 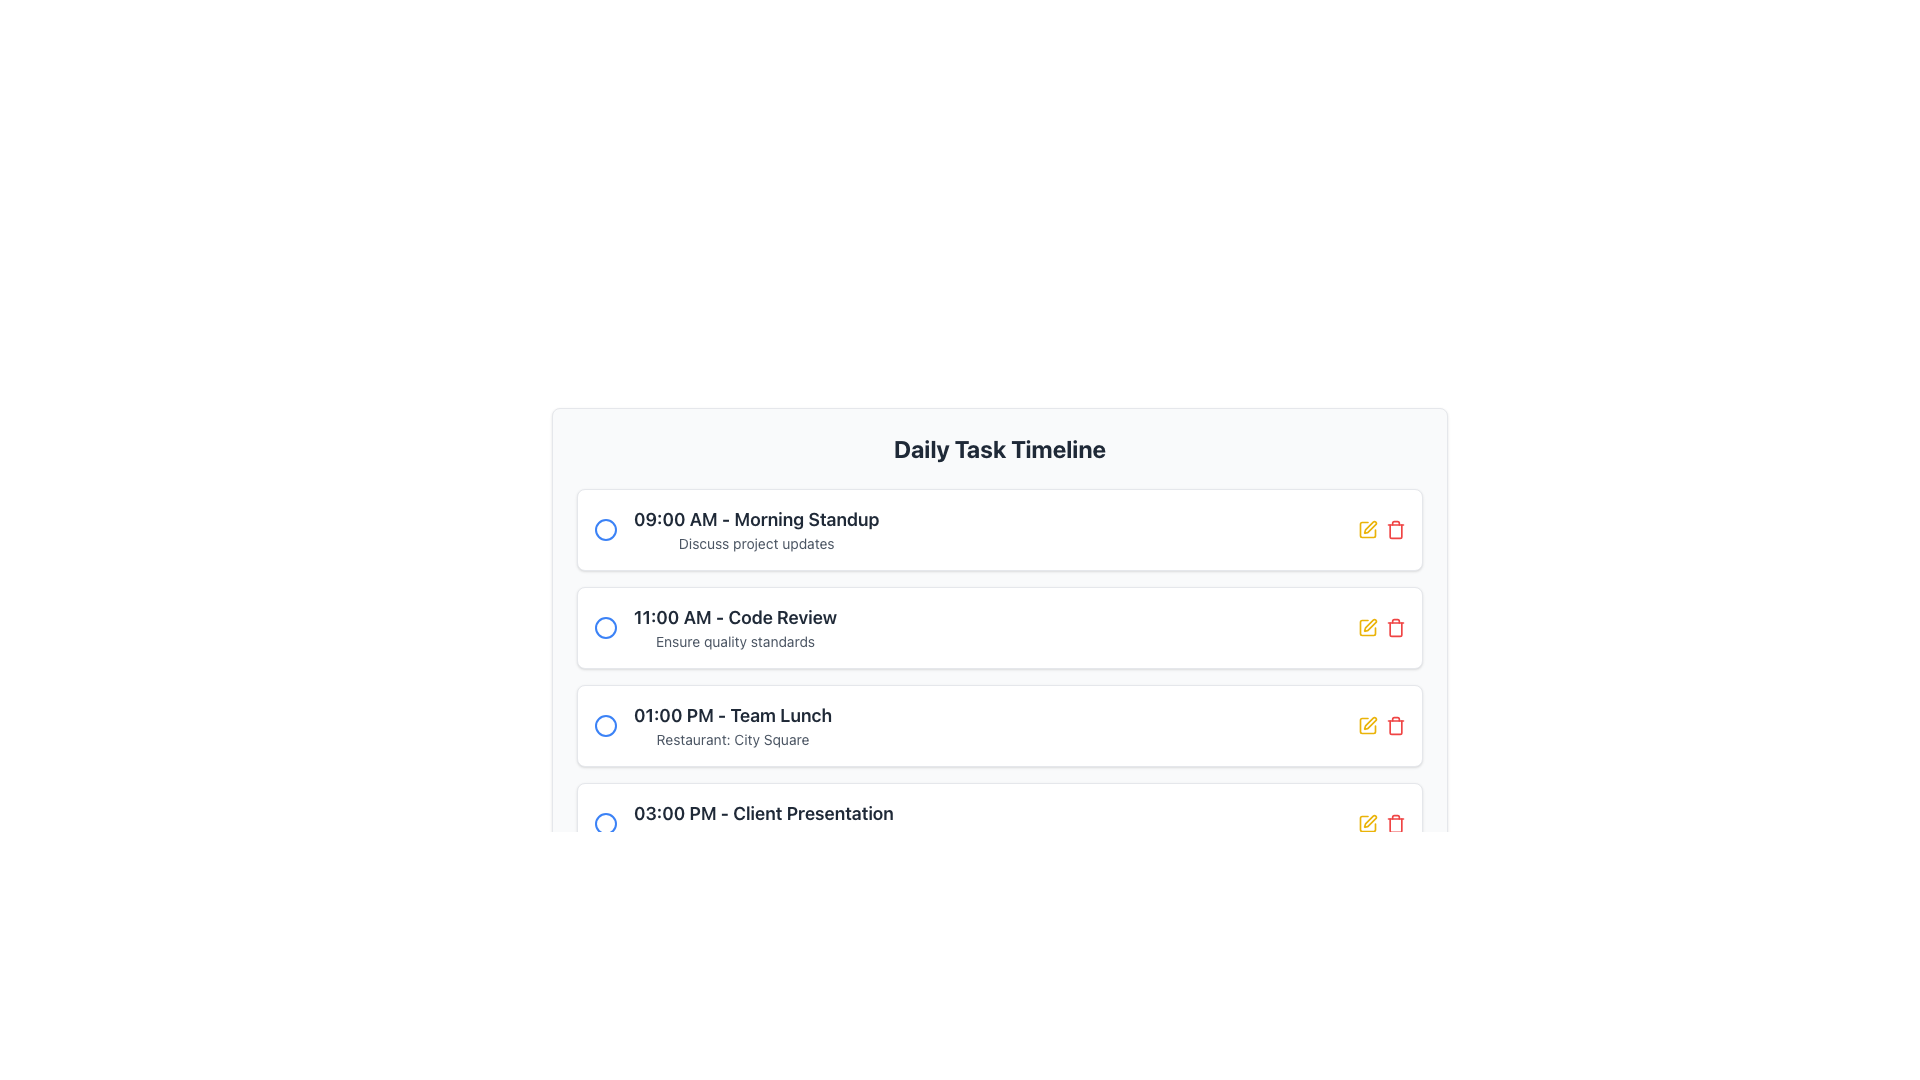 I want to click on the circular status indicator located to the left of the time label '01:00 PM - Team Lunch' in the third entry of the event list, so click(x=604, y=725).